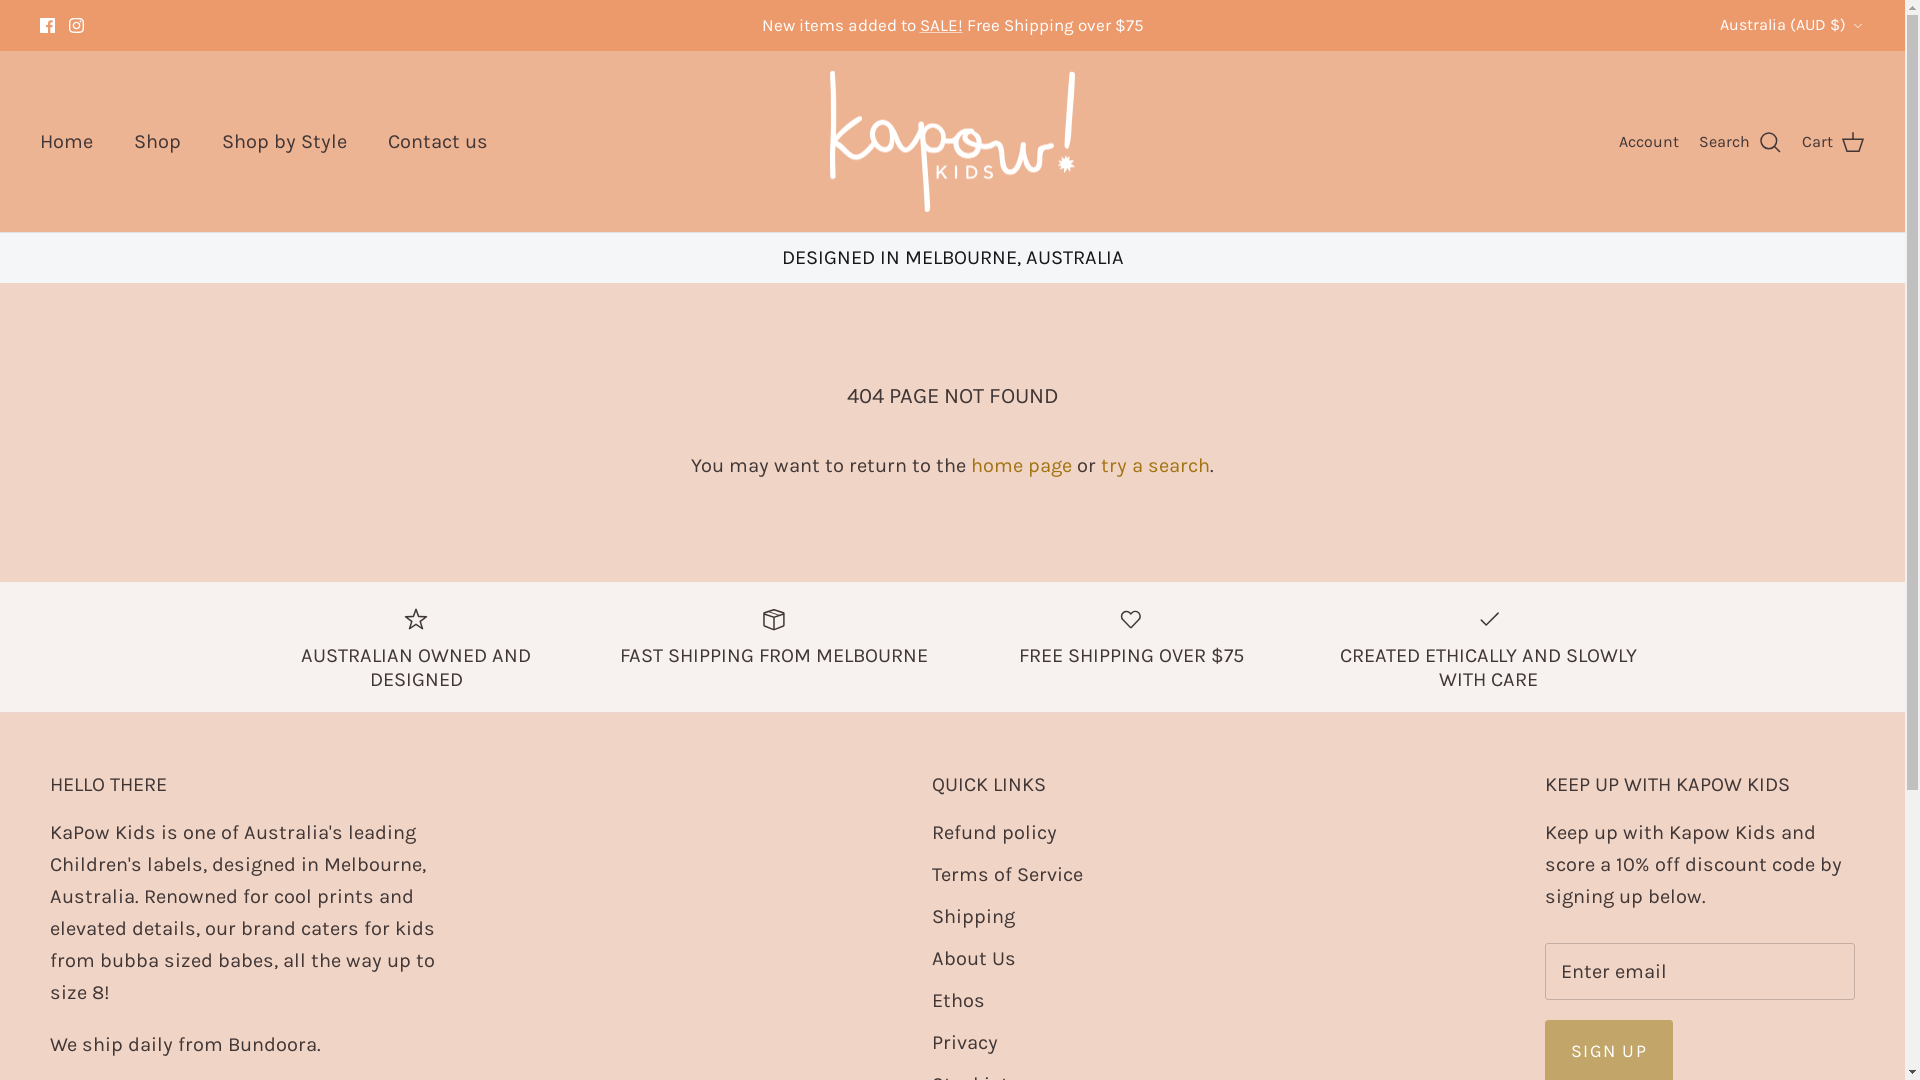  I want to click on 'Shipping', so click(973, 916).